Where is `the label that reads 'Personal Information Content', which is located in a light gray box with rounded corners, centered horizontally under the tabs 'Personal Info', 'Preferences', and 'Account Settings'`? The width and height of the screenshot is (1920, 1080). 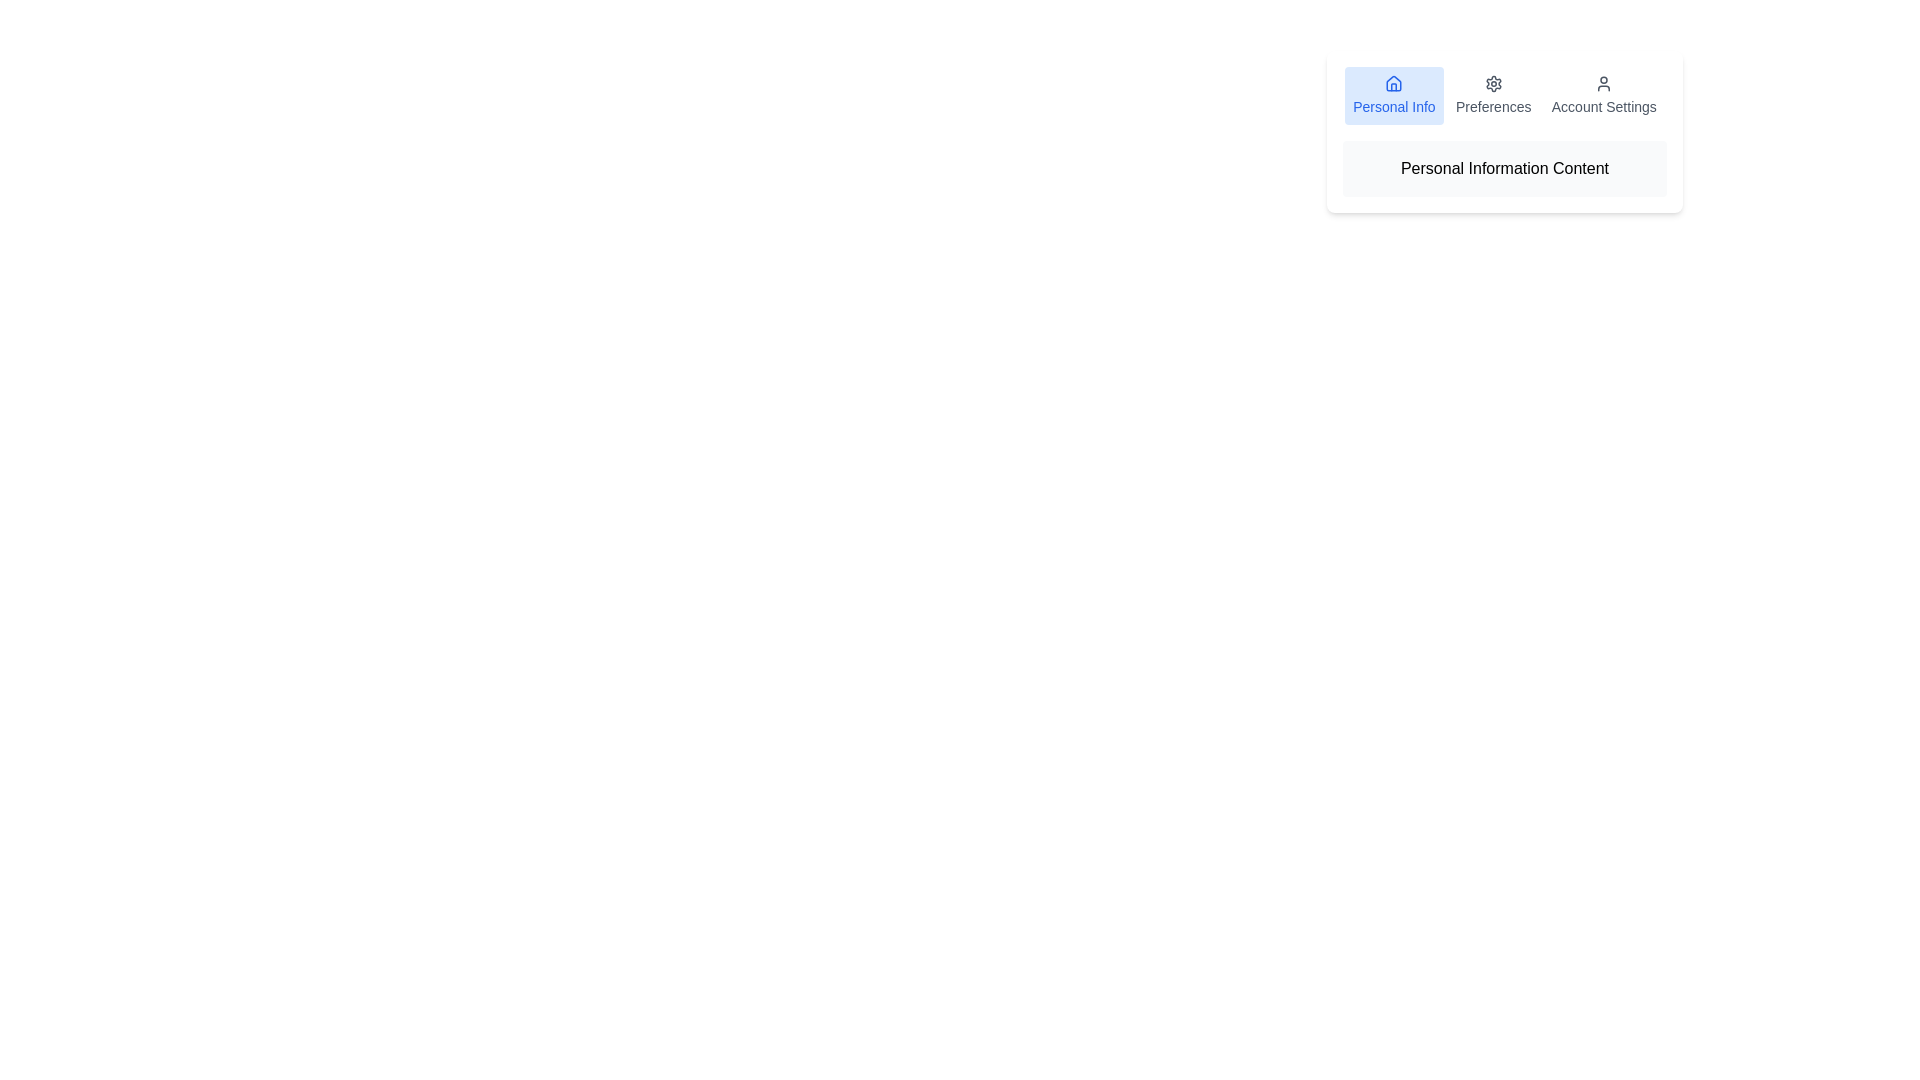
the label that reads 'Personal Information Content', which is located in a light gray box with rounded corners, centered horizontally under the tabs 'Personal Info', 'Preferences', and 'Account Settings' is located at coordinates (1505, 168).